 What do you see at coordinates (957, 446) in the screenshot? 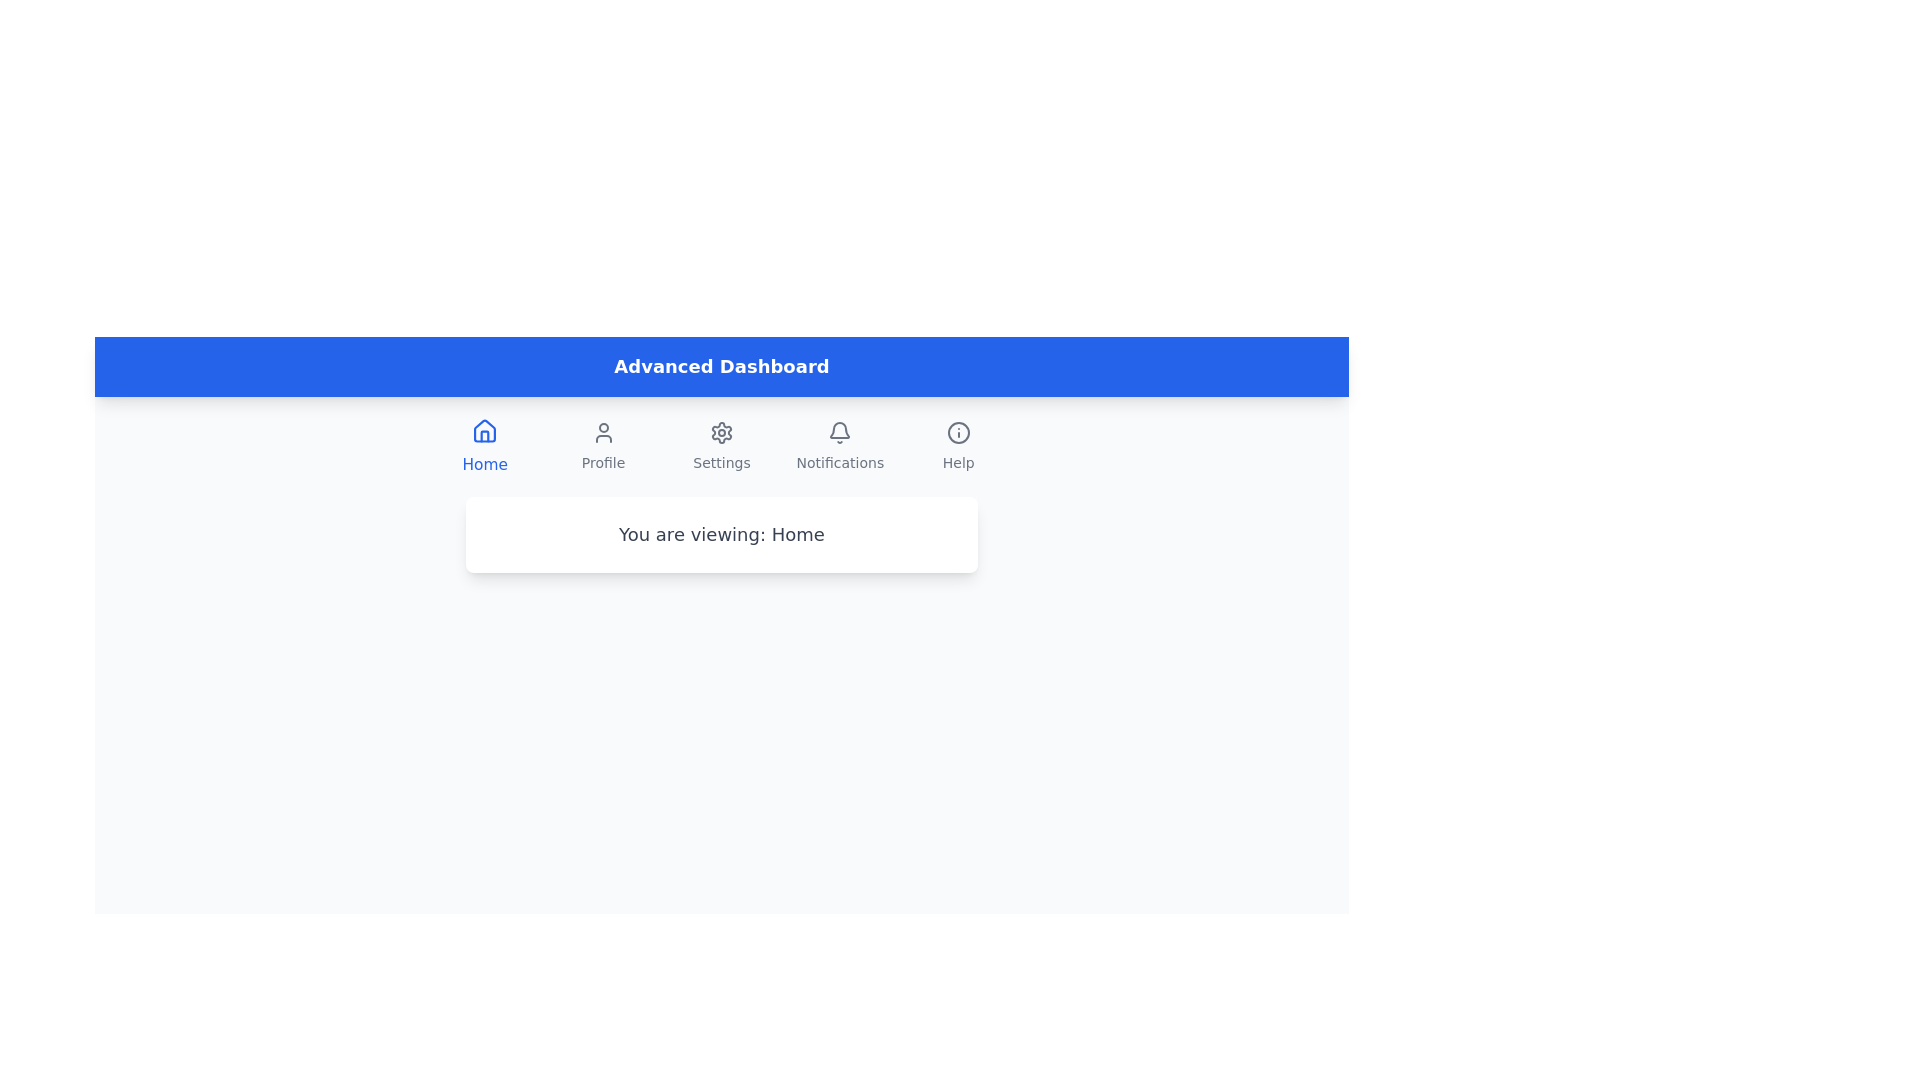
I see `the Help button, which is a circular icon with an 'i' inside and a text label 'Help' below it, located at the top center of the interface` at bounding box center [957, 446].